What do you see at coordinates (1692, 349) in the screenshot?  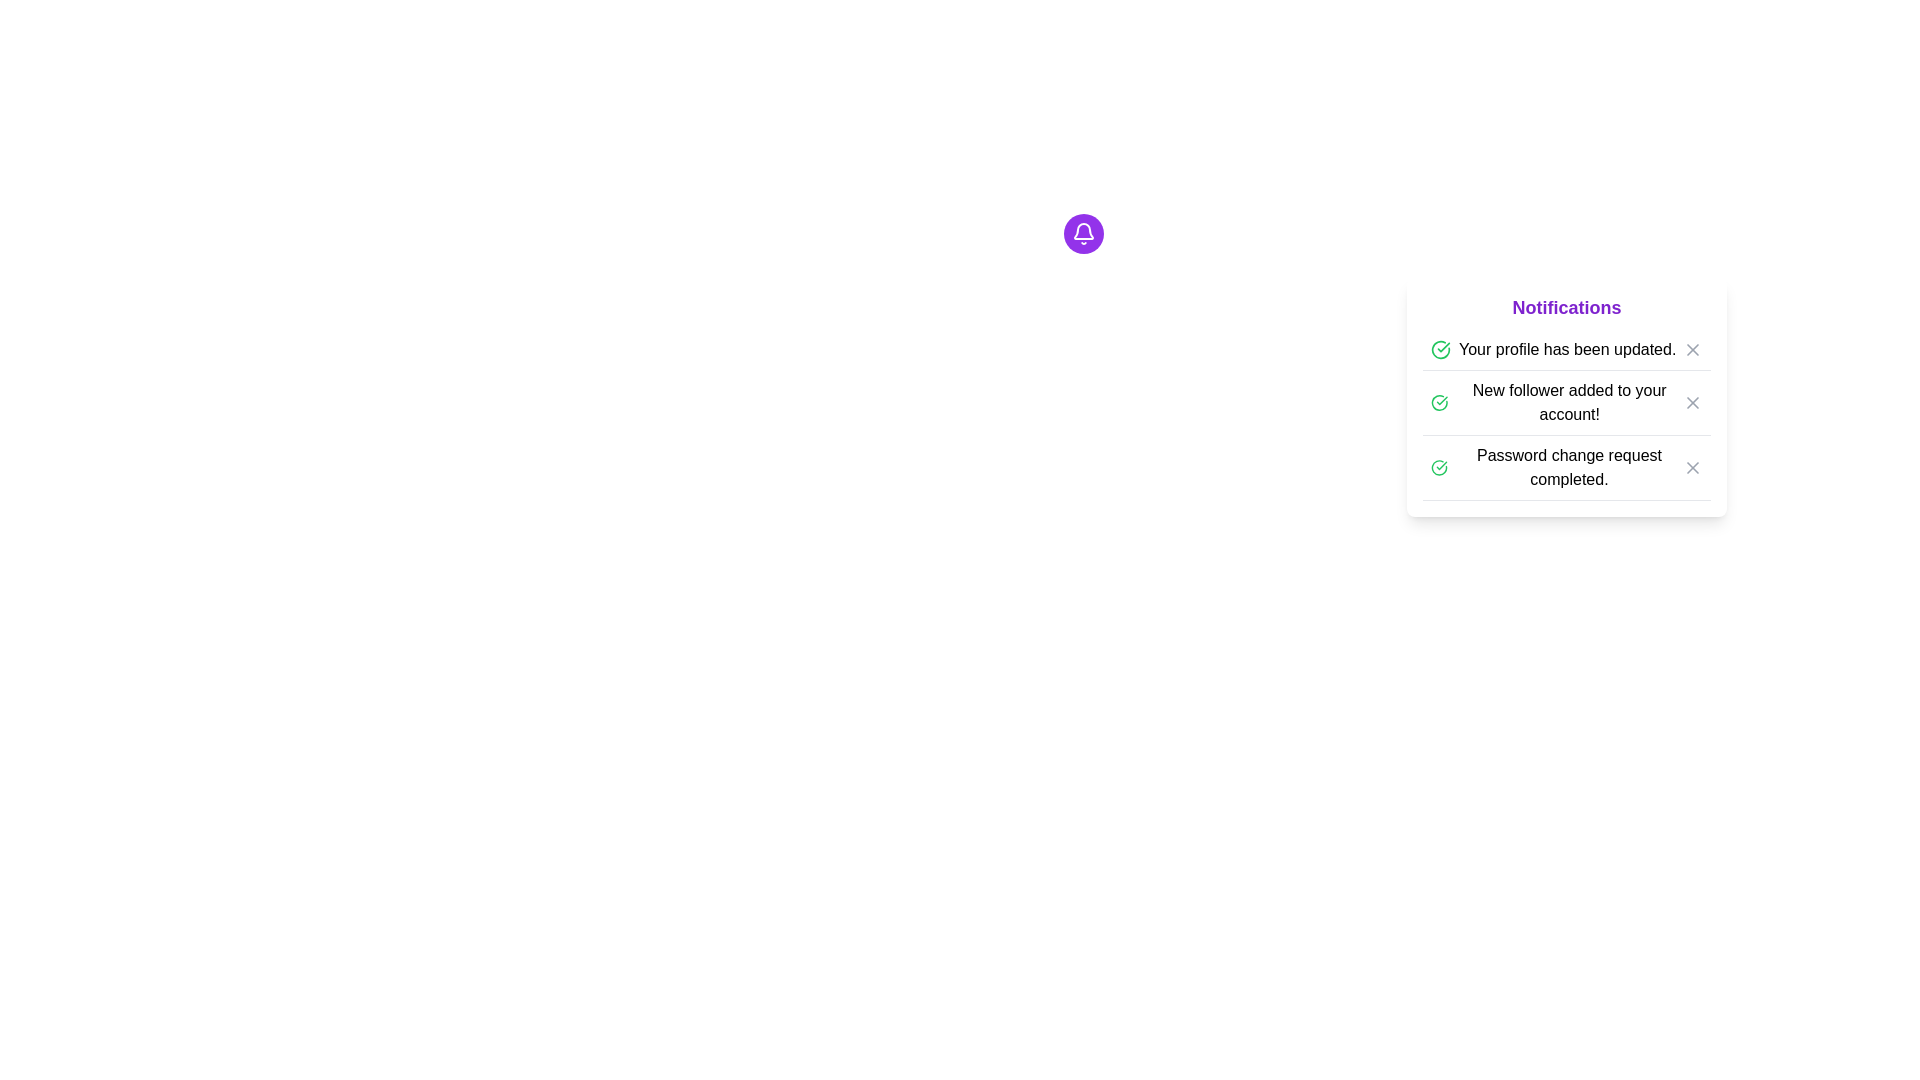 I see `the close button icon` at bounding box center [1692, 349].